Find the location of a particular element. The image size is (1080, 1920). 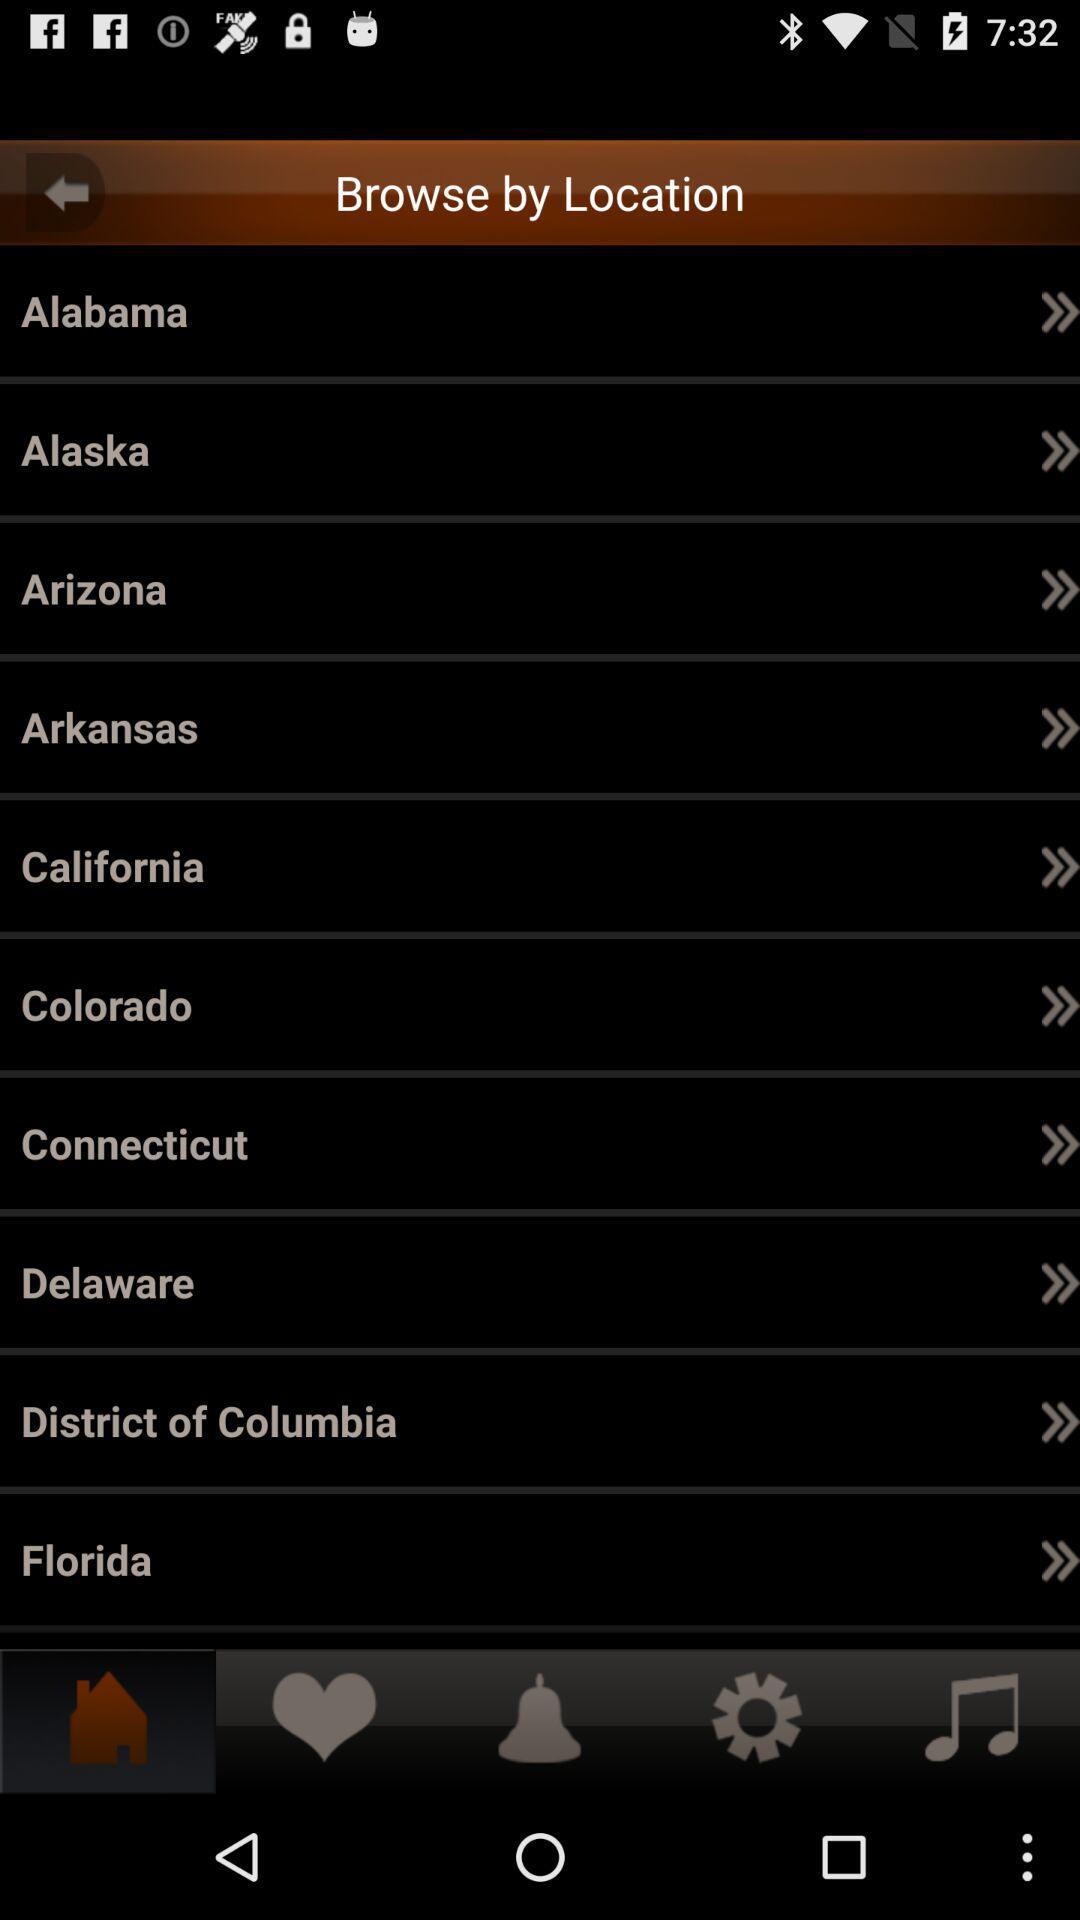

the item next to   alameda icon is located at coordinates (867, 309).